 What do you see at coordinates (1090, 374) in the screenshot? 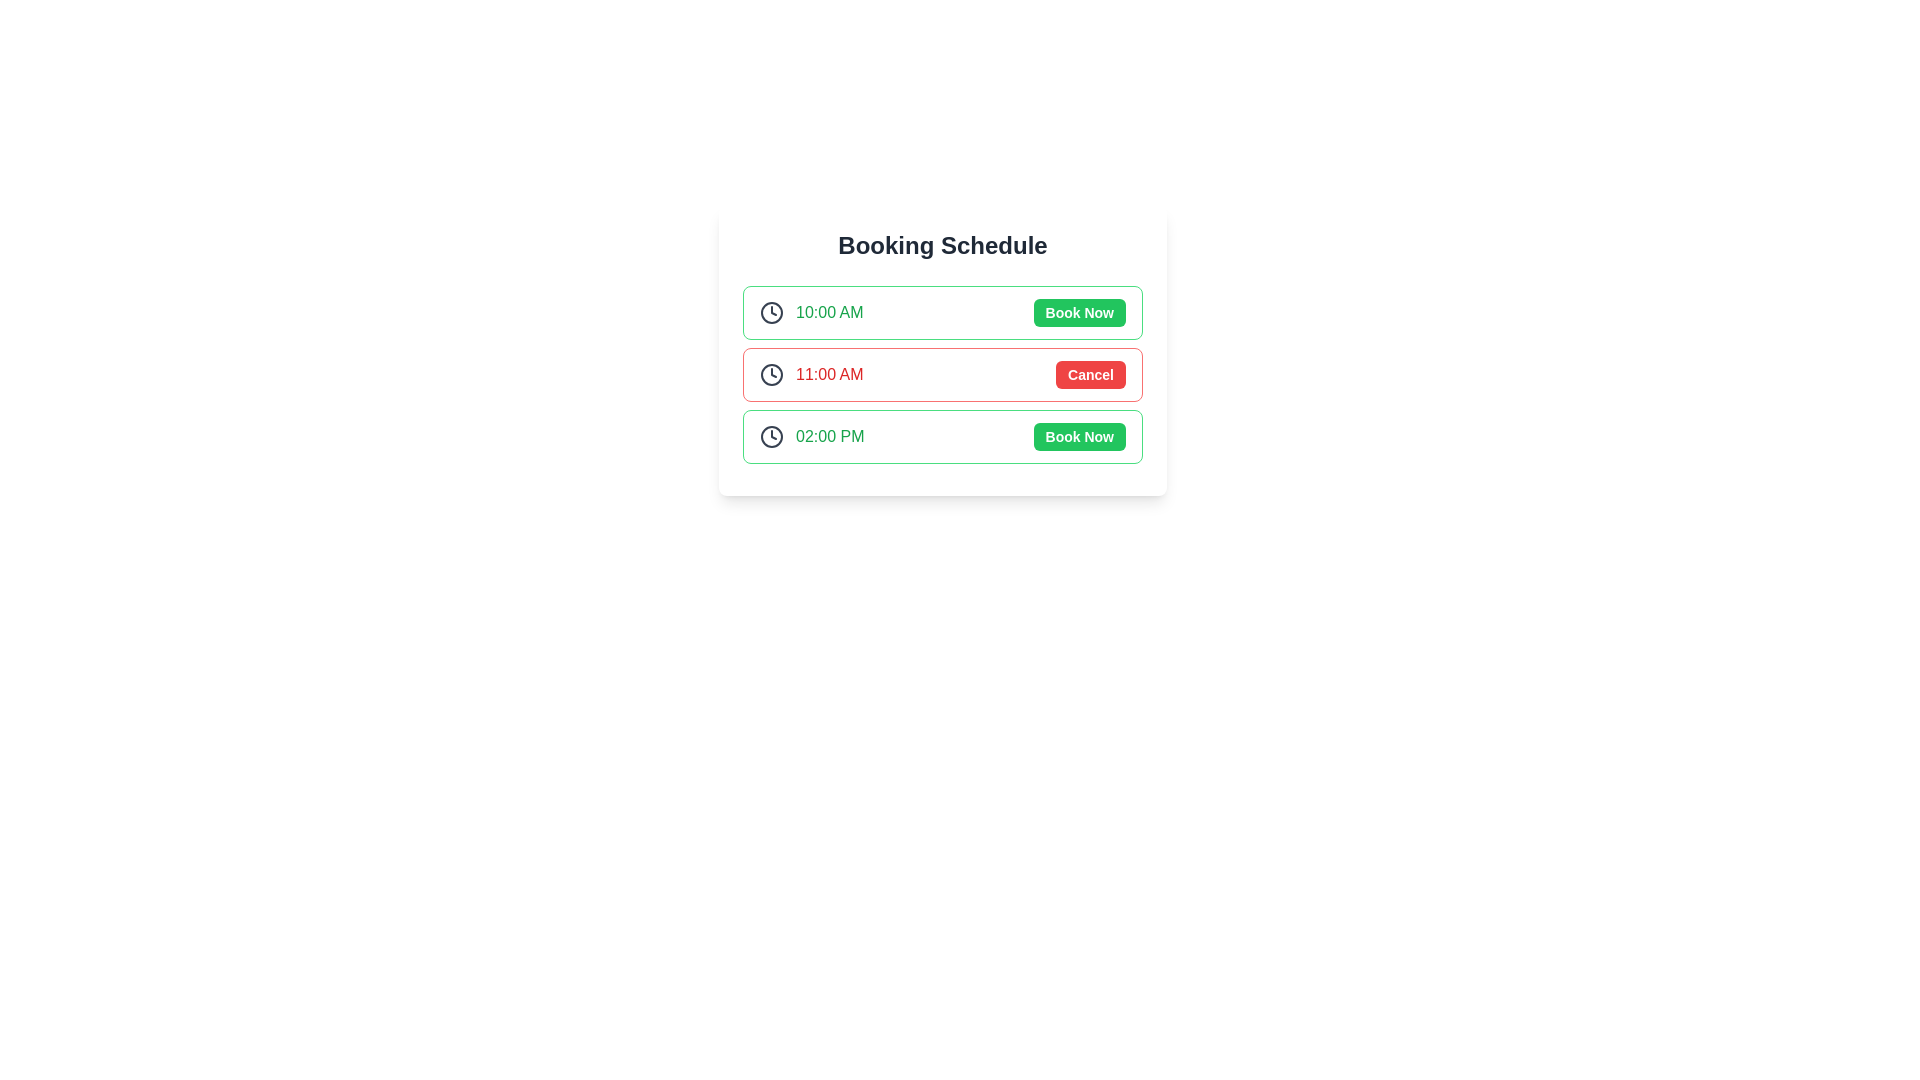
I see `the 'Cancel' button with a bright red background and white bold text located at the right side of the 11:00 AM slot in the schedule` at bounding box center [1090, 374].